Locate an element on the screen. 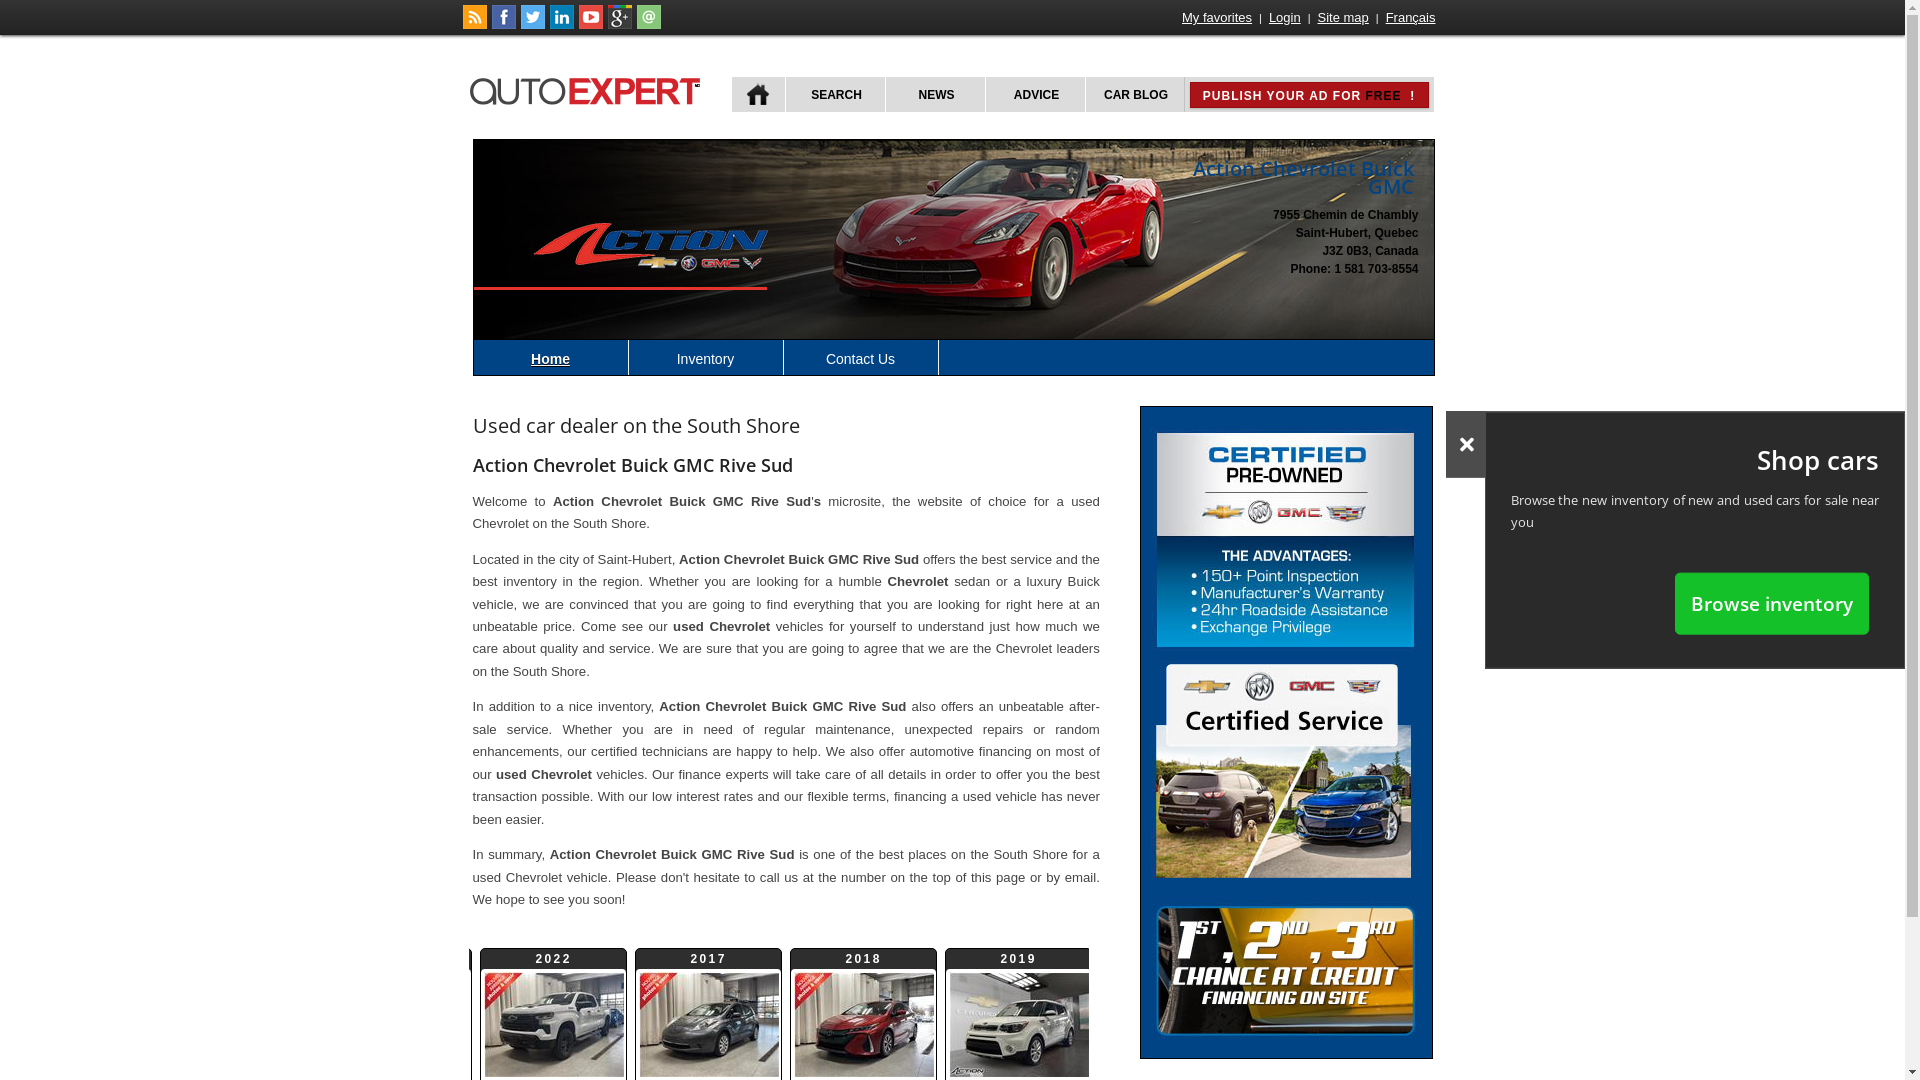 The height and width of the screenshot is (1080, 1920). 'Browse inventory' is located at coordinates (1771, 602).